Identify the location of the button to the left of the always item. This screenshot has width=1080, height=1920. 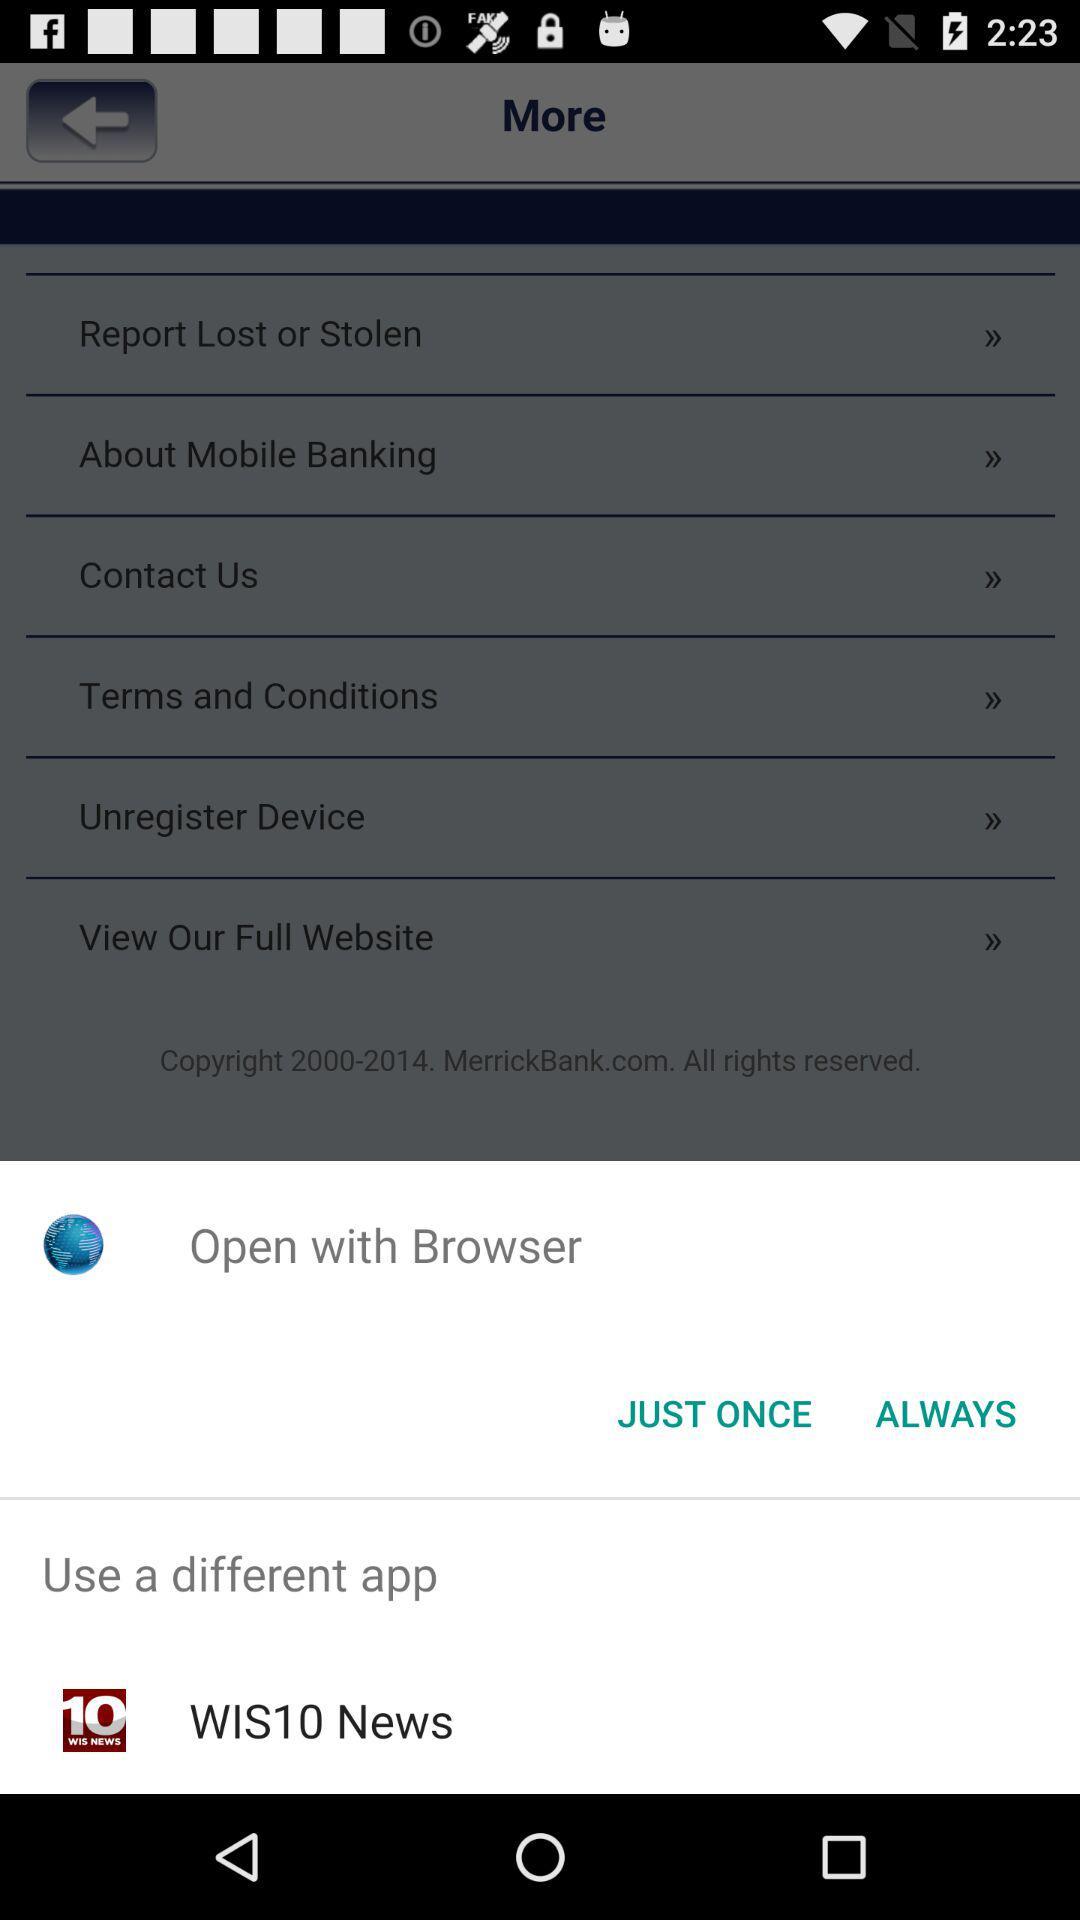
(713, 1411).